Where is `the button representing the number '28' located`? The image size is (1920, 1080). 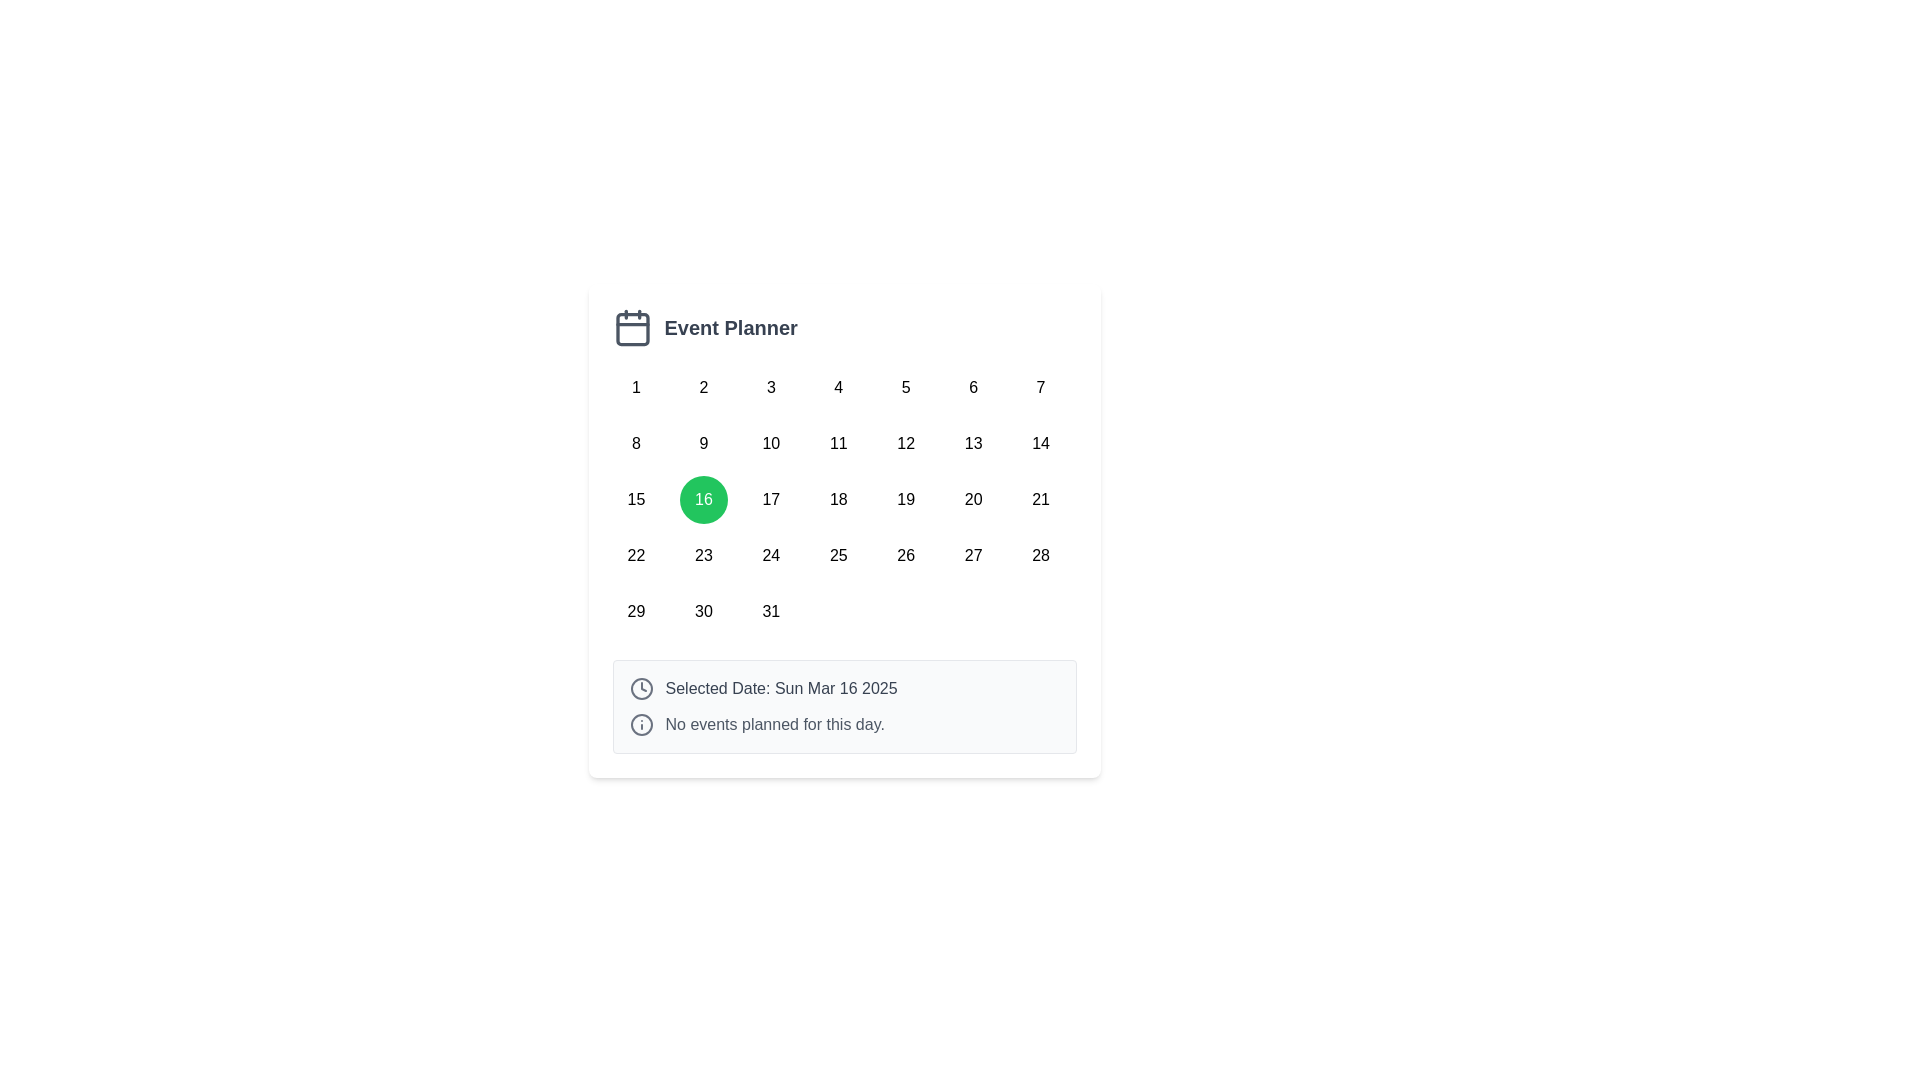 the button representing the number '28' located is located at coordinates (1040, 555).